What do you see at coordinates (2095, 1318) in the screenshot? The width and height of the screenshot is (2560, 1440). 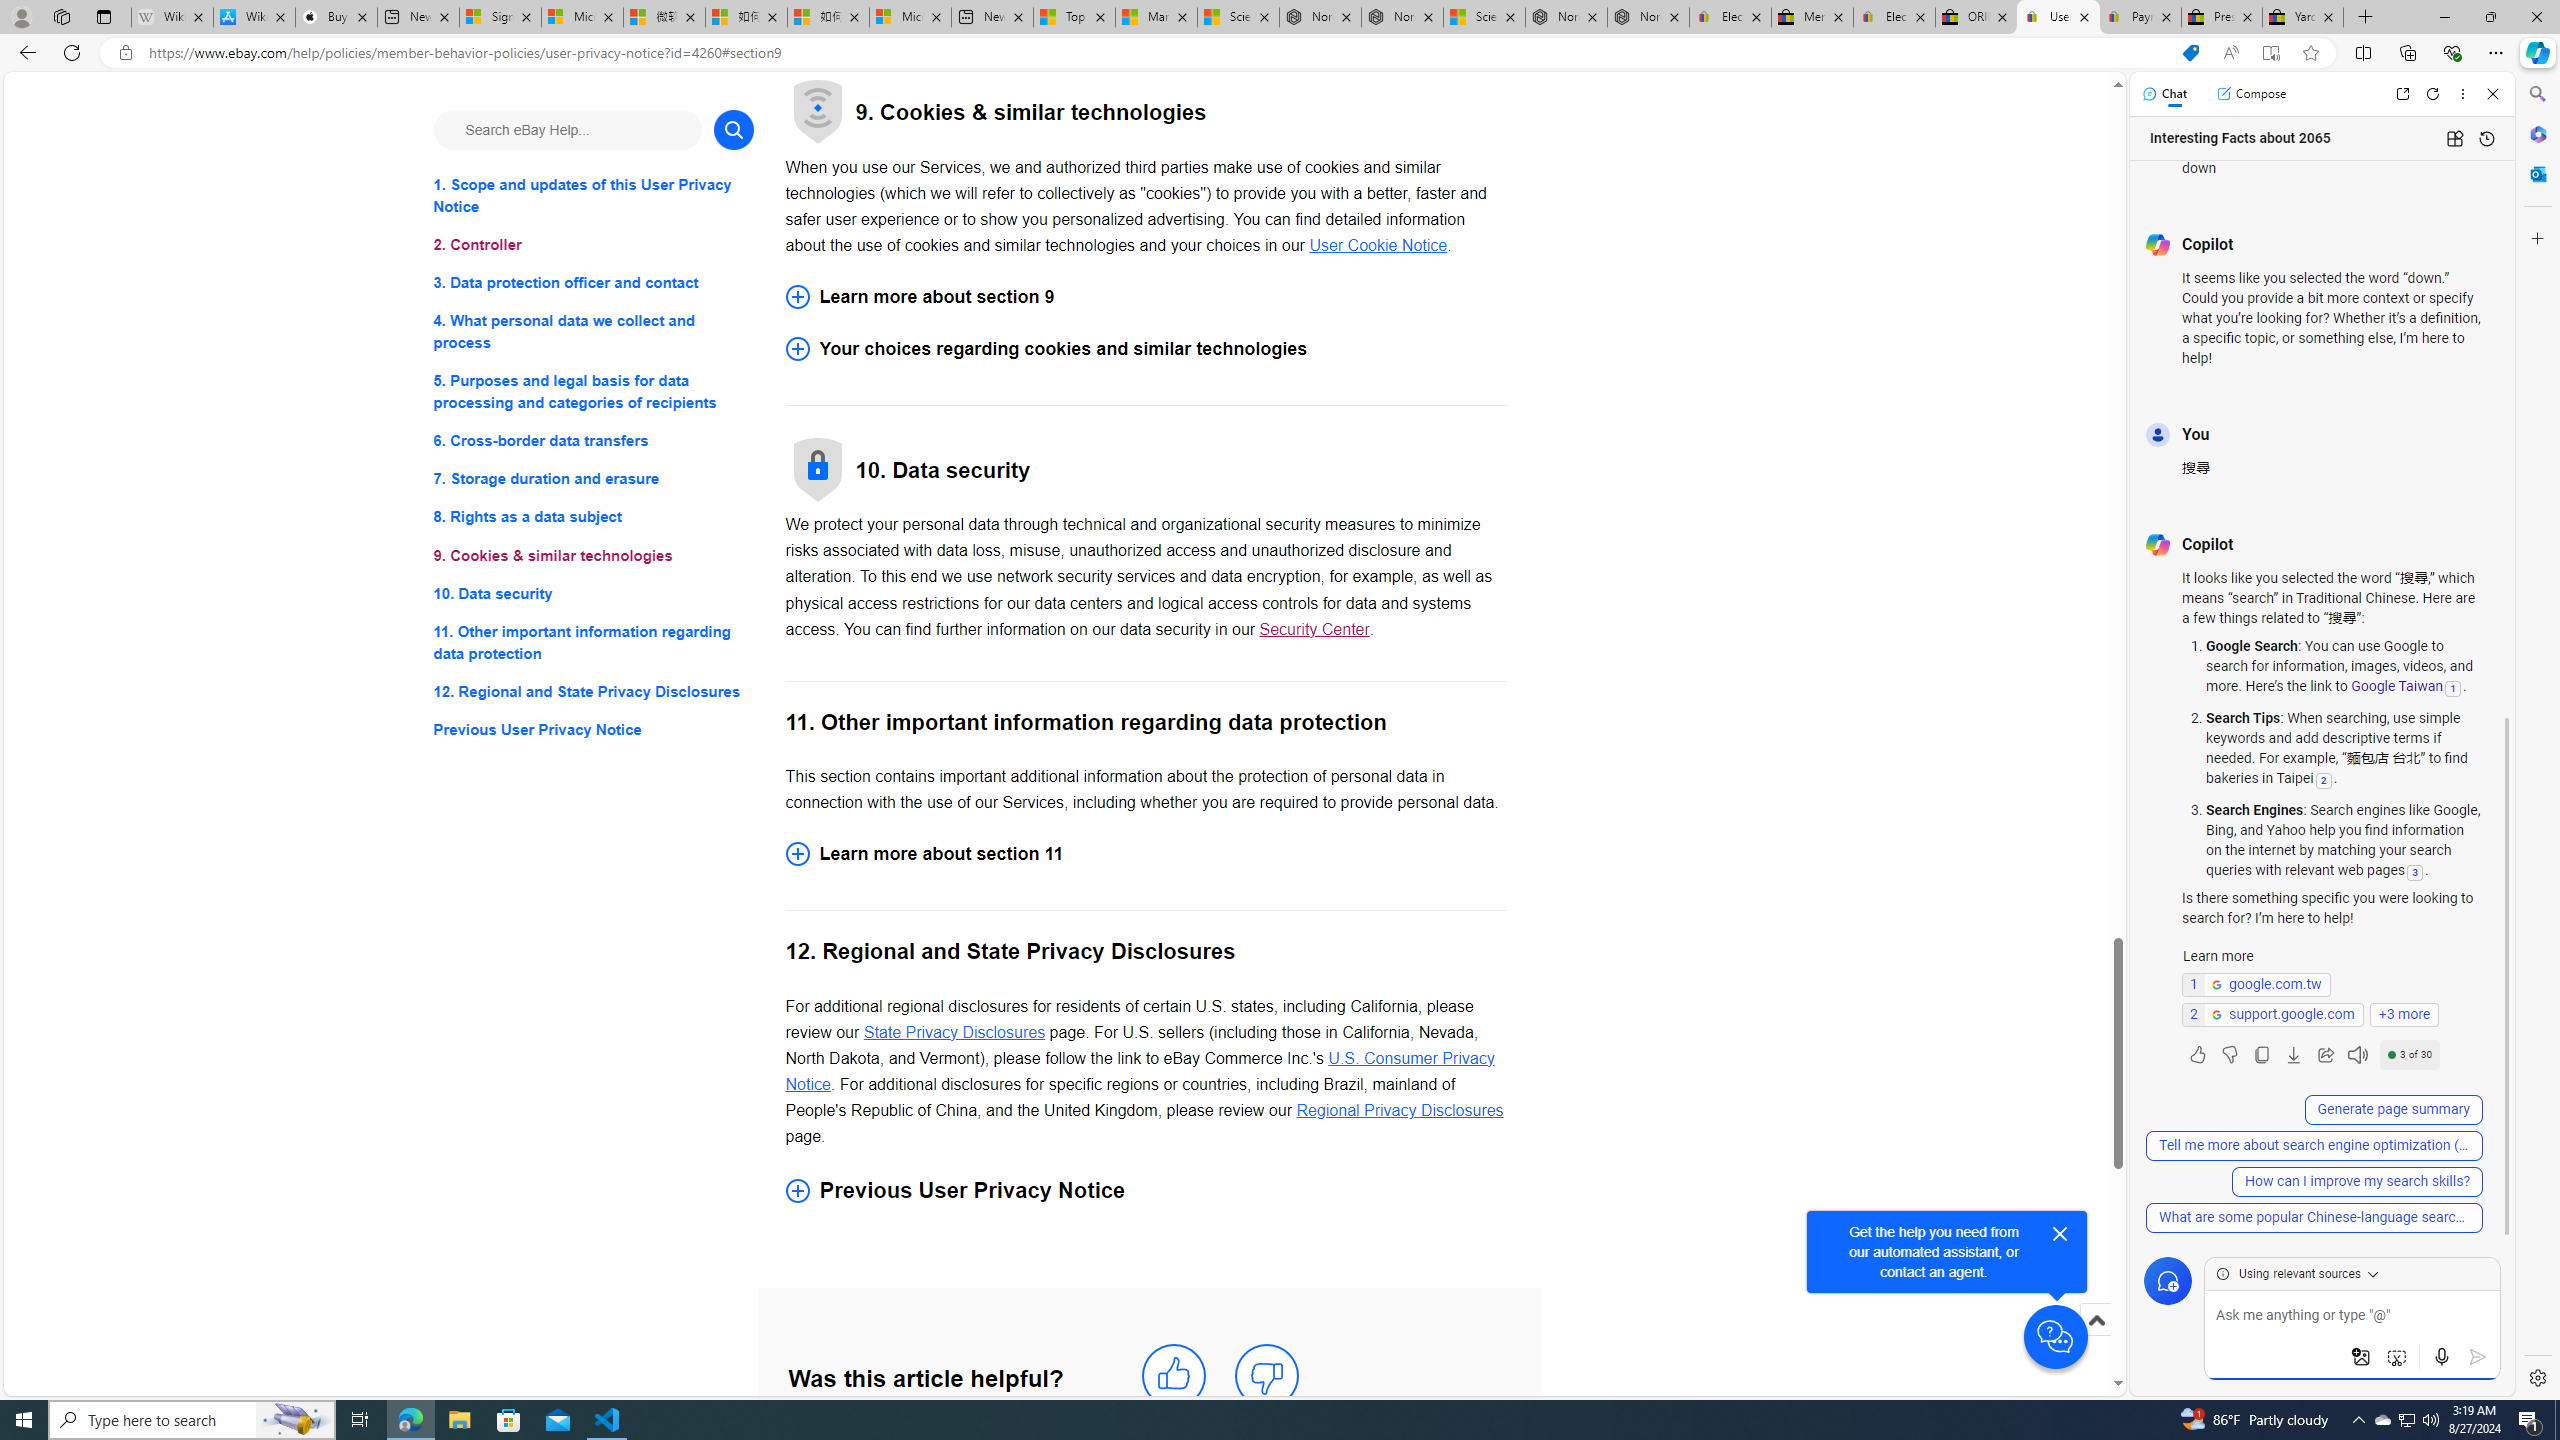 I see `'Scroll to top'` at bounding box center [2095, 1318].